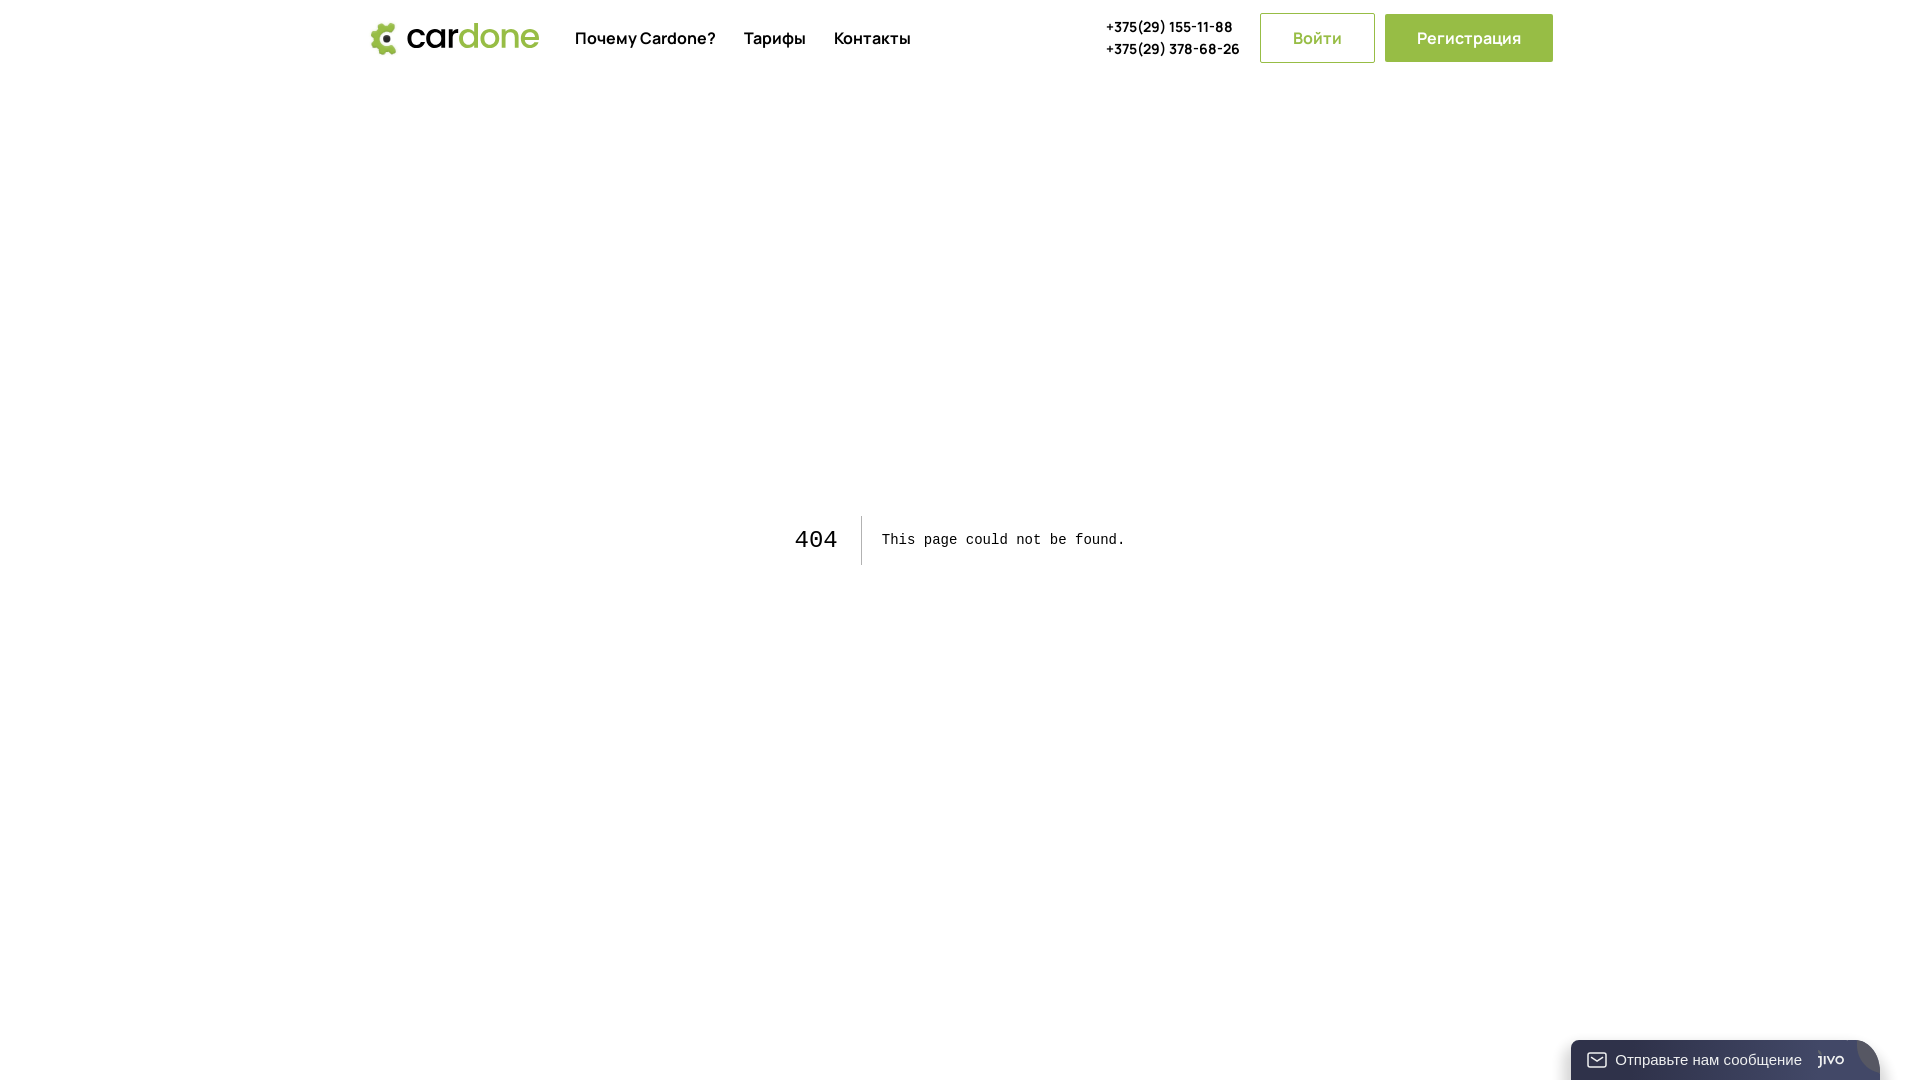 Image resolution: width=1920 pixels, height=1080 pixels. What do you see at coordinates (1172, 27) in the screenshot?
I see `'+375(29) 155-11-88'` at bounding box center [1172, 27].